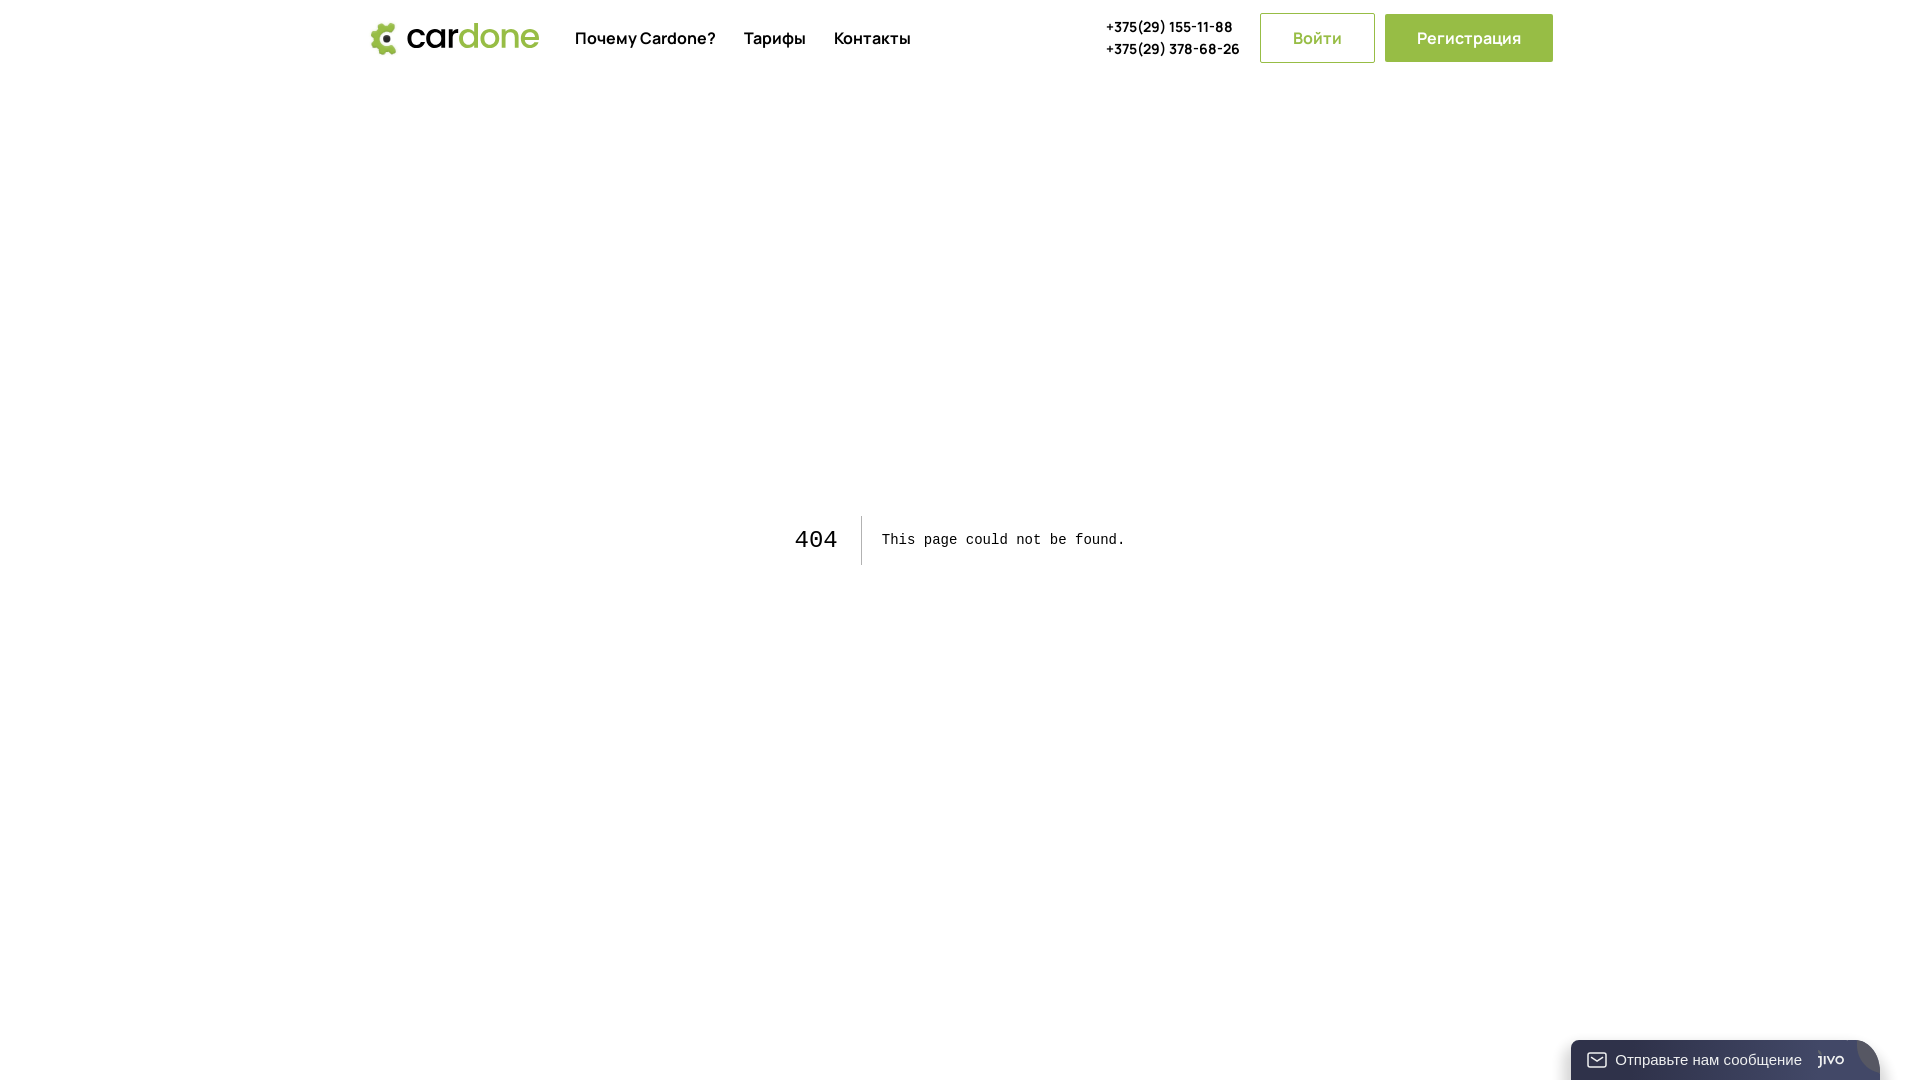 Image resolution: width=1920 pixels, height=1080 pixels. What do you see at coordinates (1172, 27) in the screenshot?
I see `'+375(29) 155-11-88'` at bounding box center [1172, 27].